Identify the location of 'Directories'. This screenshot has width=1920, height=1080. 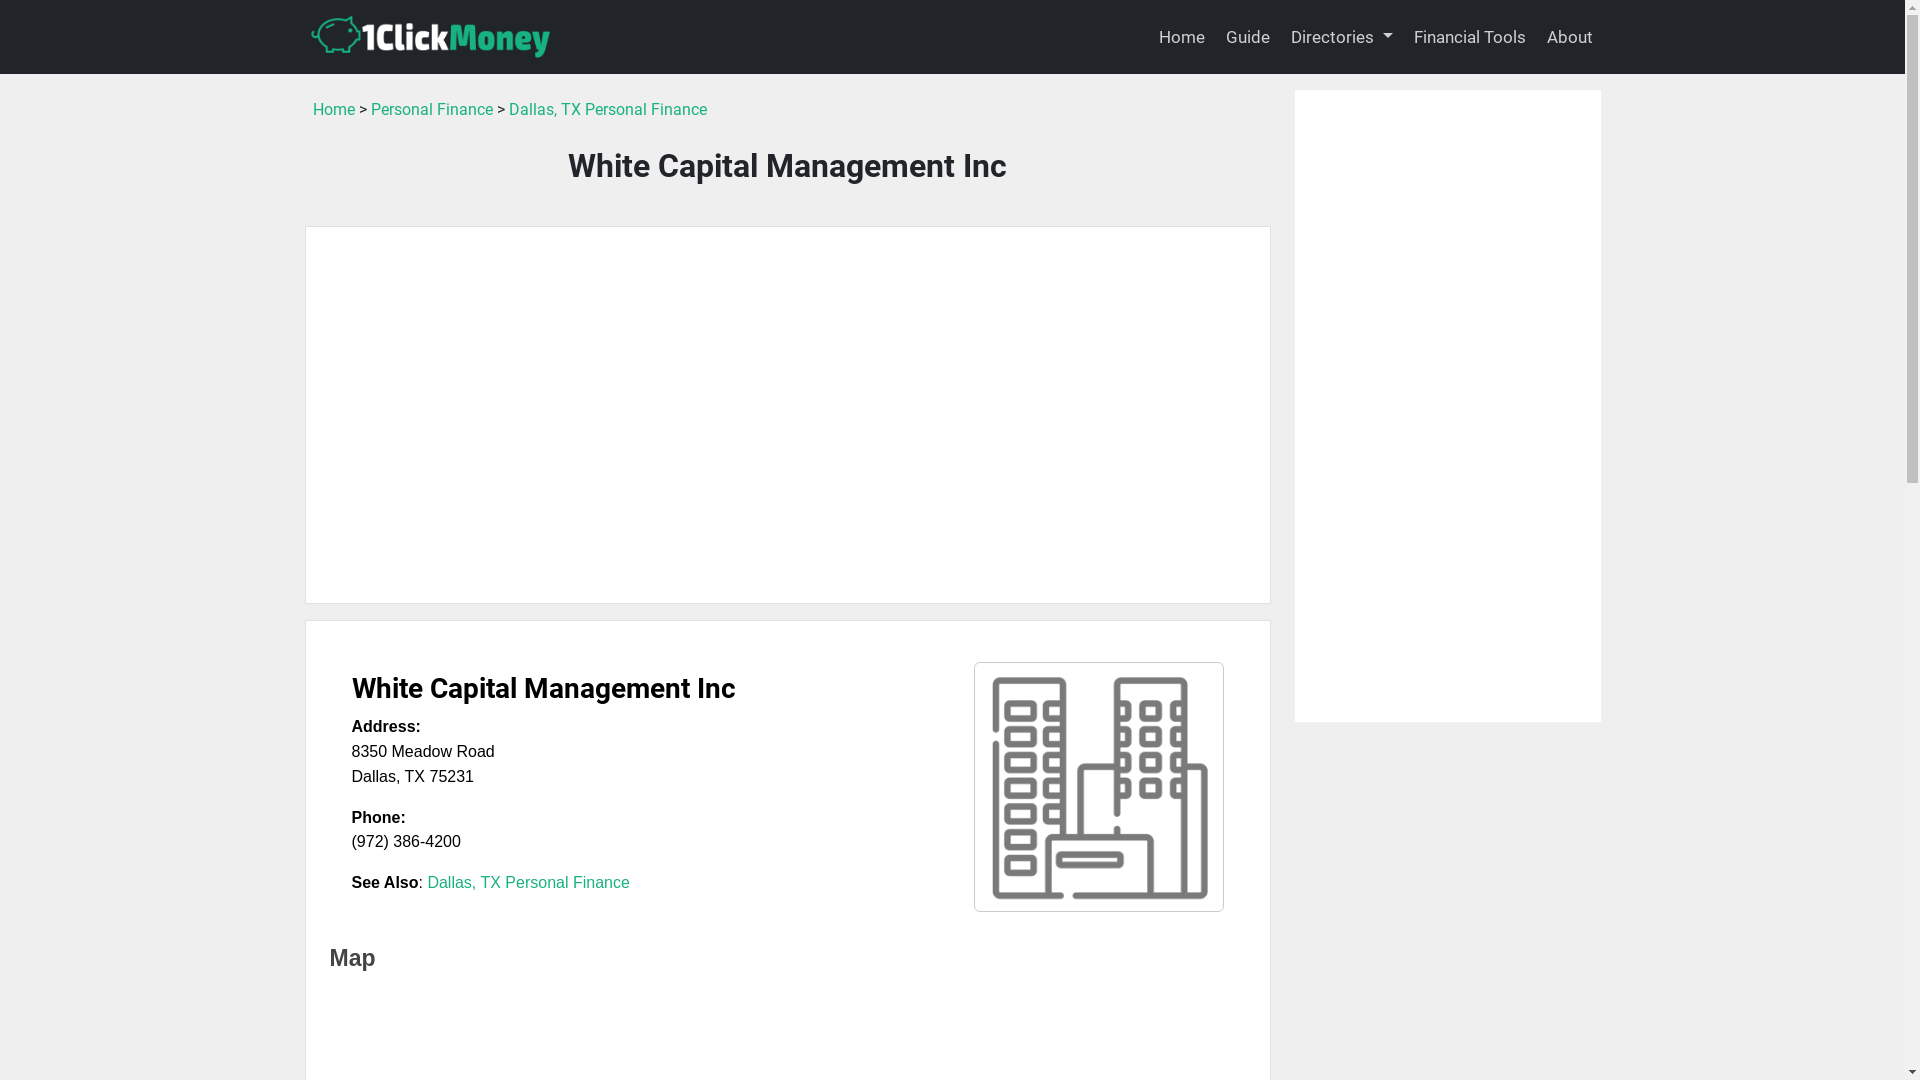
(1282, 37).